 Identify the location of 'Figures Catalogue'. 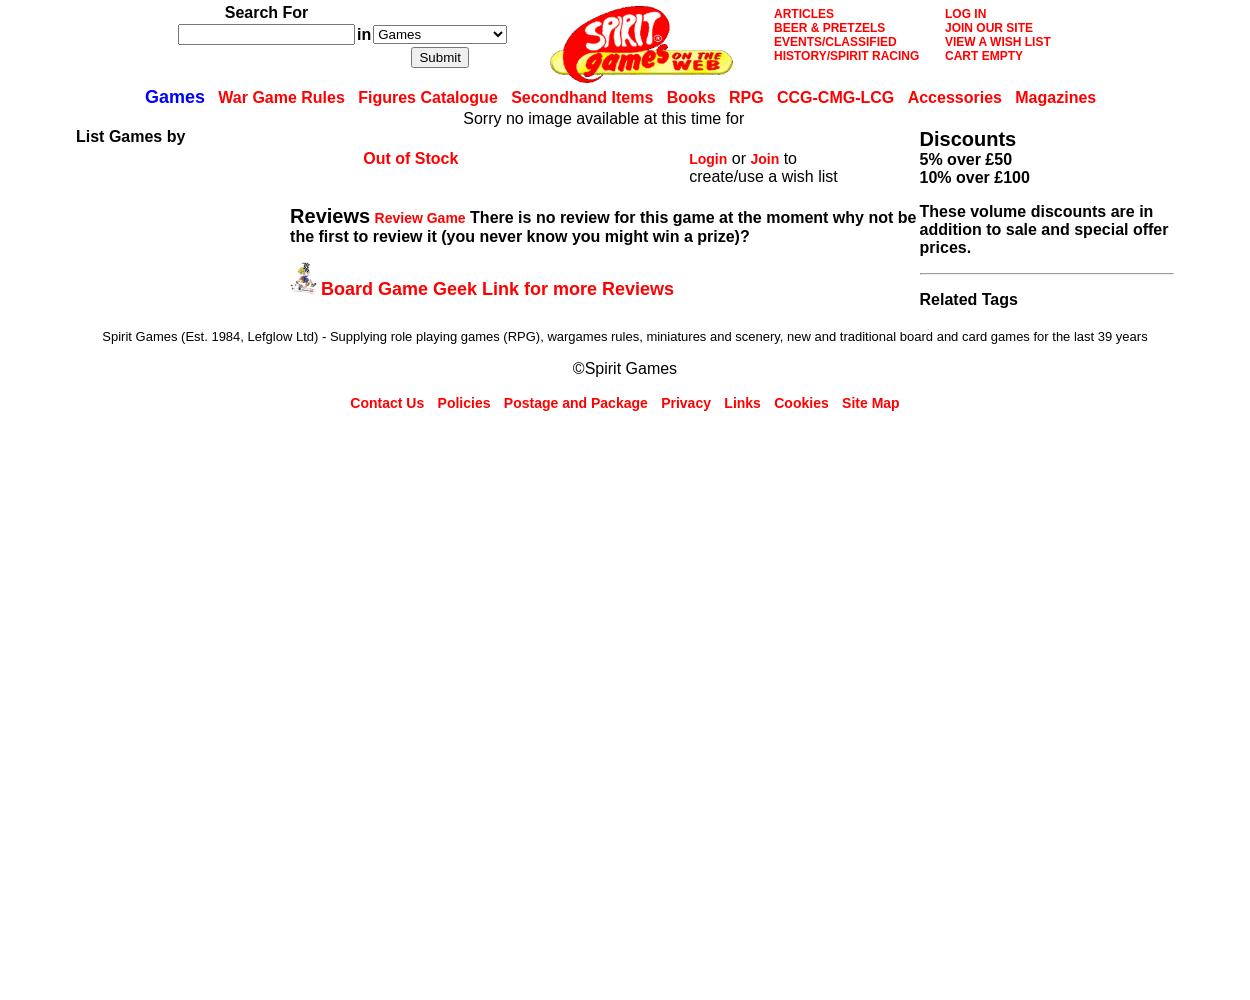
(357, 96).